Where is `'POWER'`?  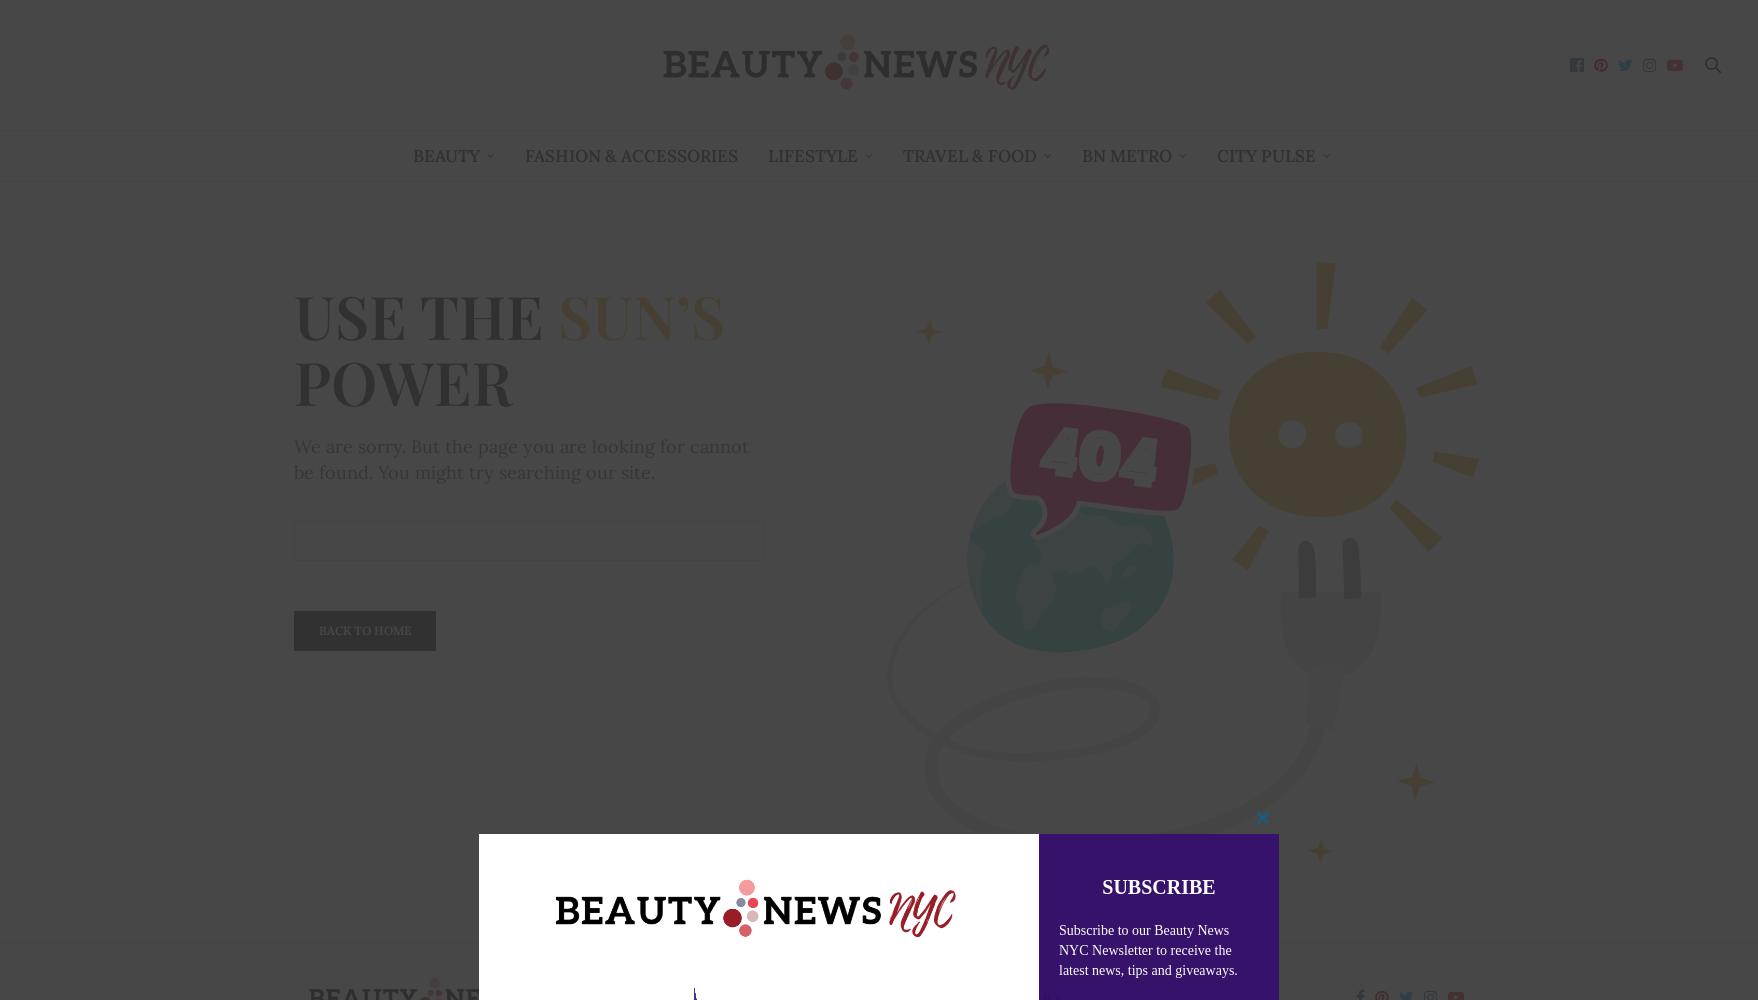
'POWER' is located at coordinates (403, 381).